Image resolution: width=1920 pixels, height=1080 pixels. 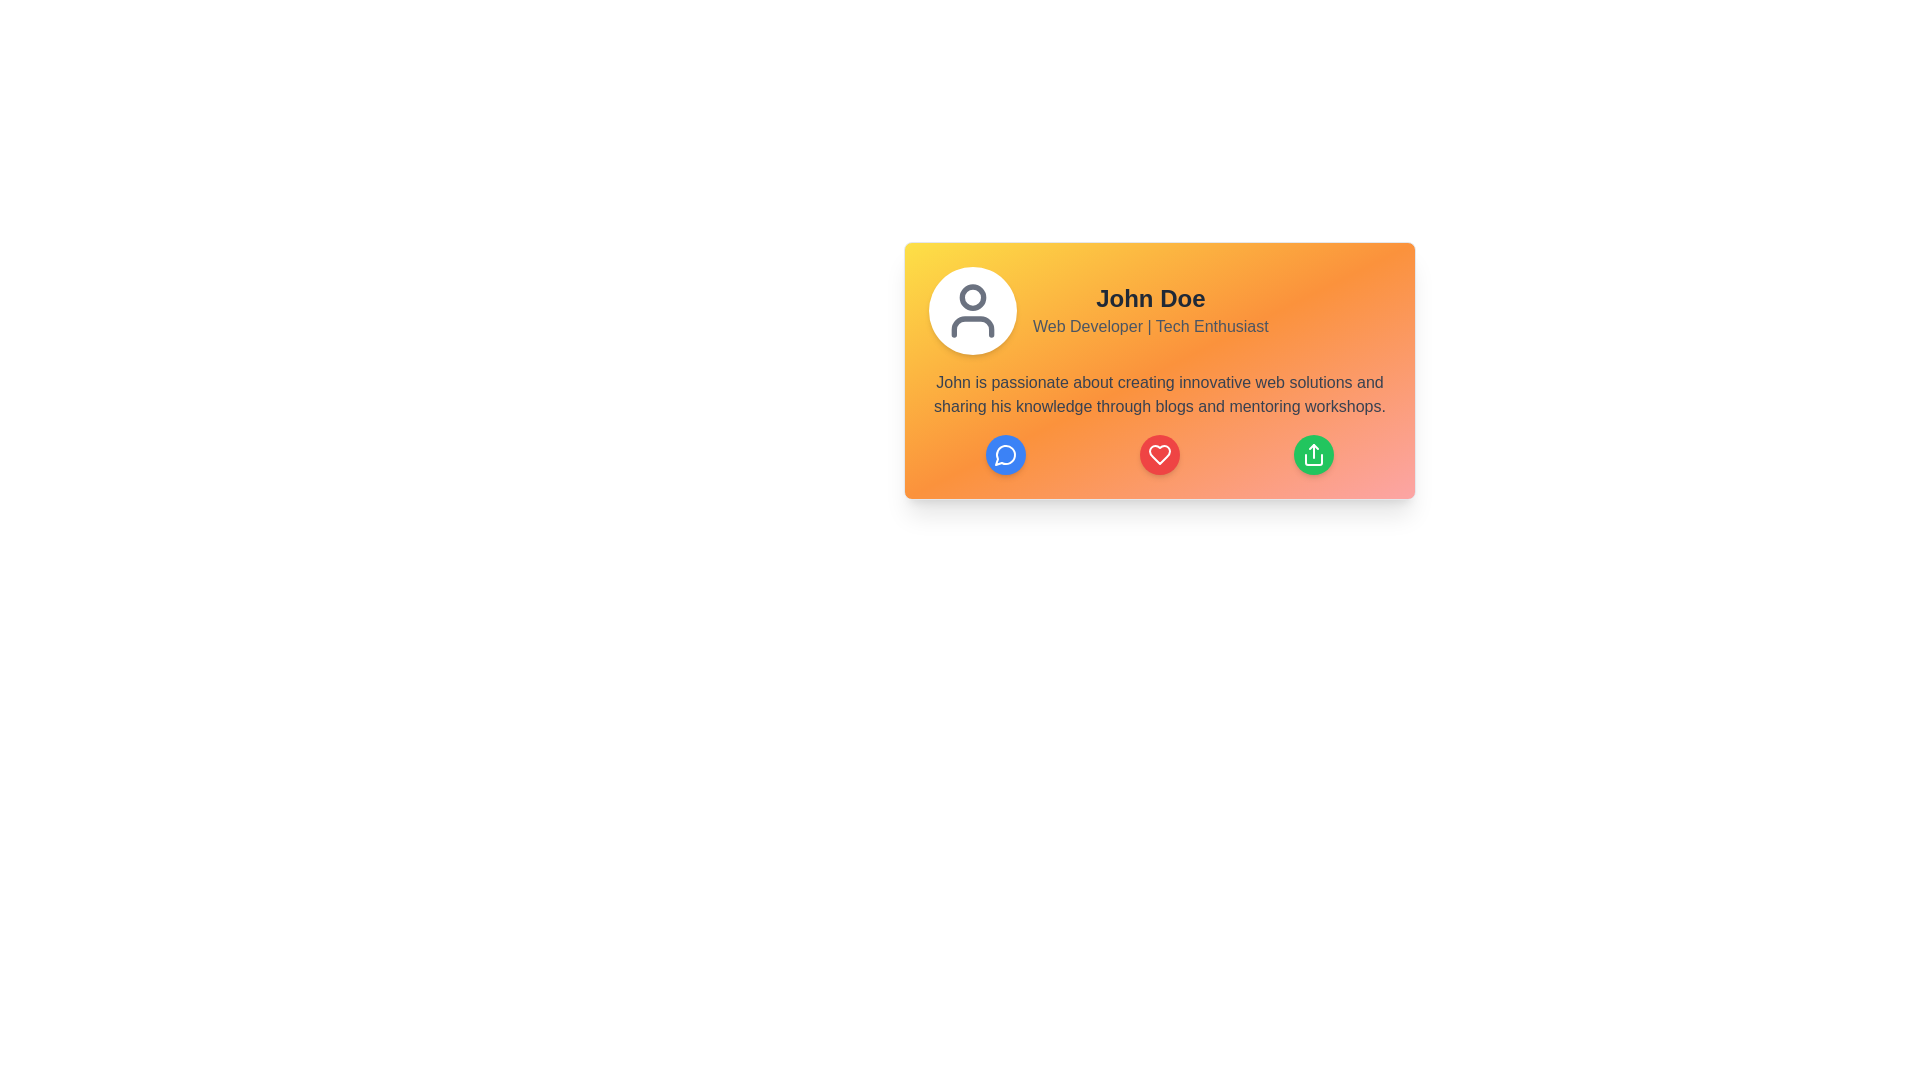 I want to click on text displayed in the Text display component, which shows 'John Doe' and 'Web Developer | Tech Enthusiast' over a gradient orange background, so click(x=1150, y=311).